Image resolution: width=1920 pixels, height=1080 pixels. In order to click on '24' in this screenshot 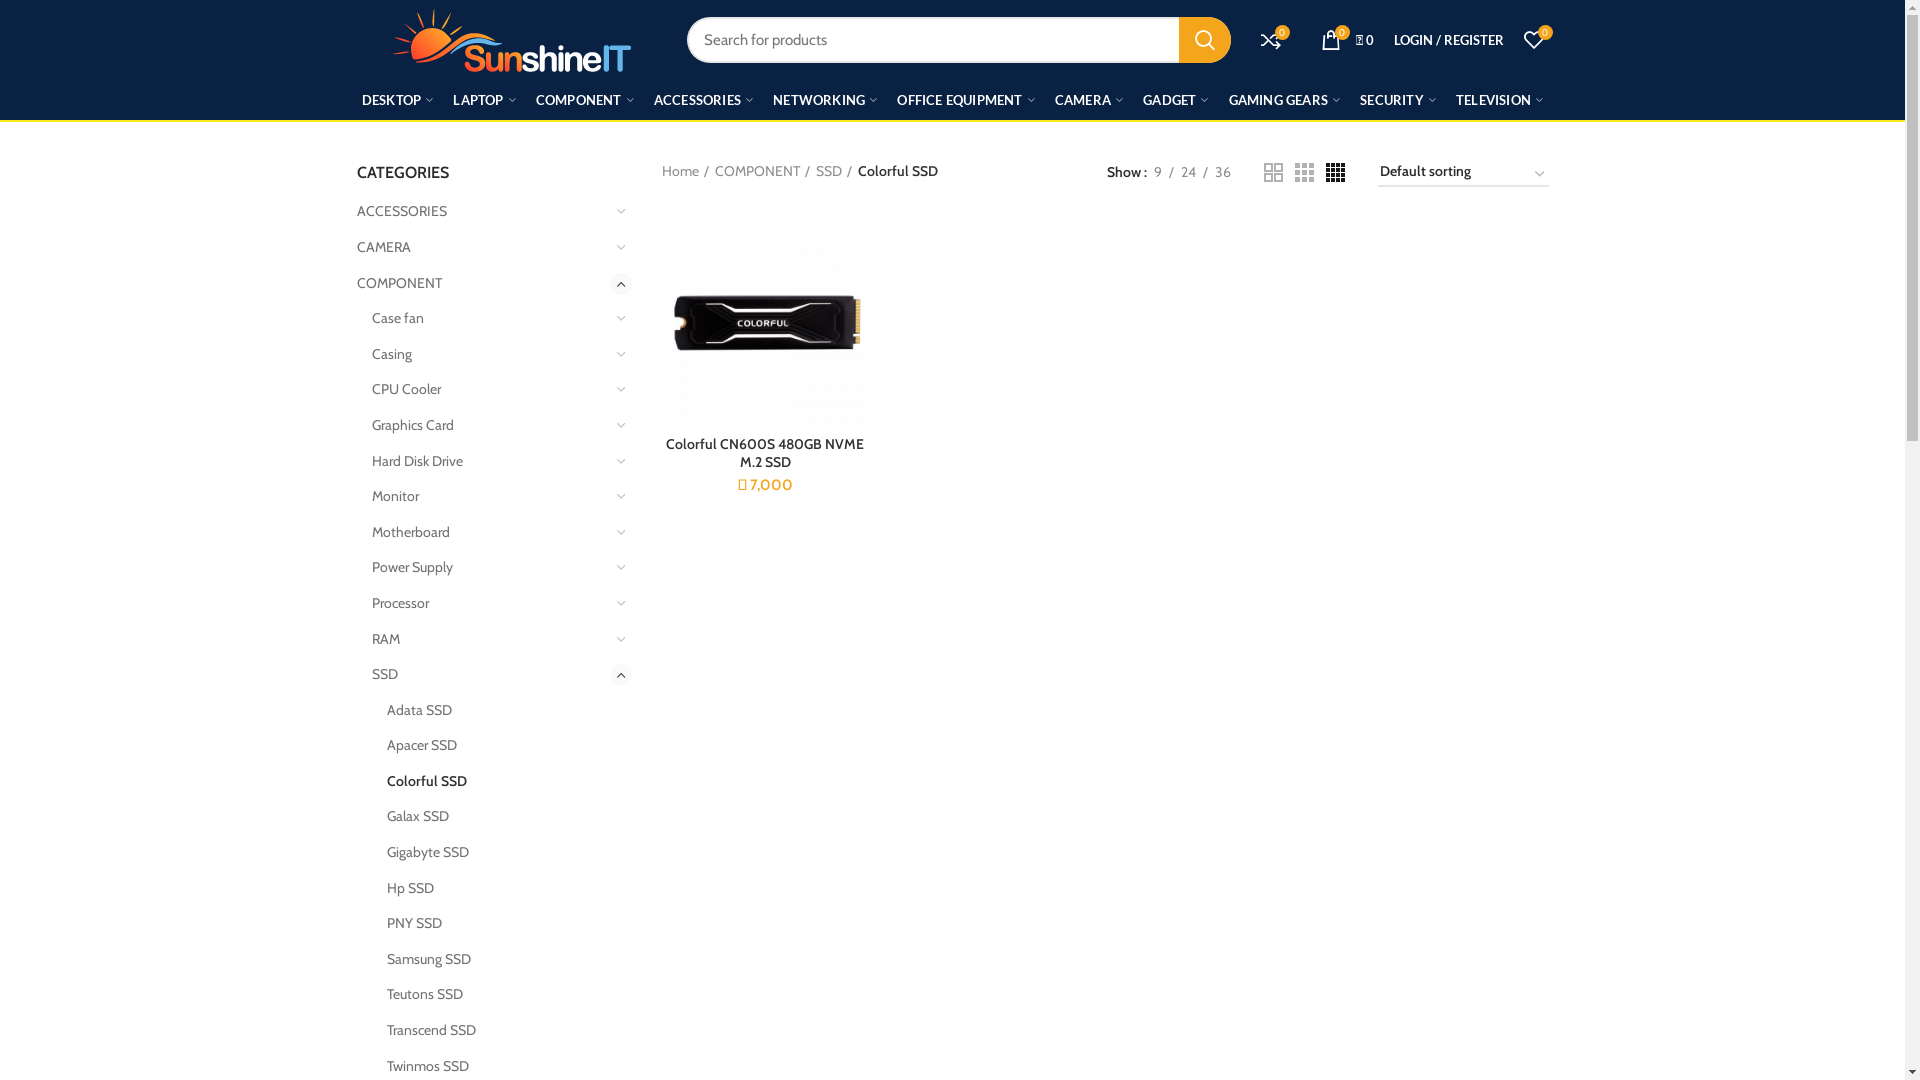, I will do `click(1188, 171)`.